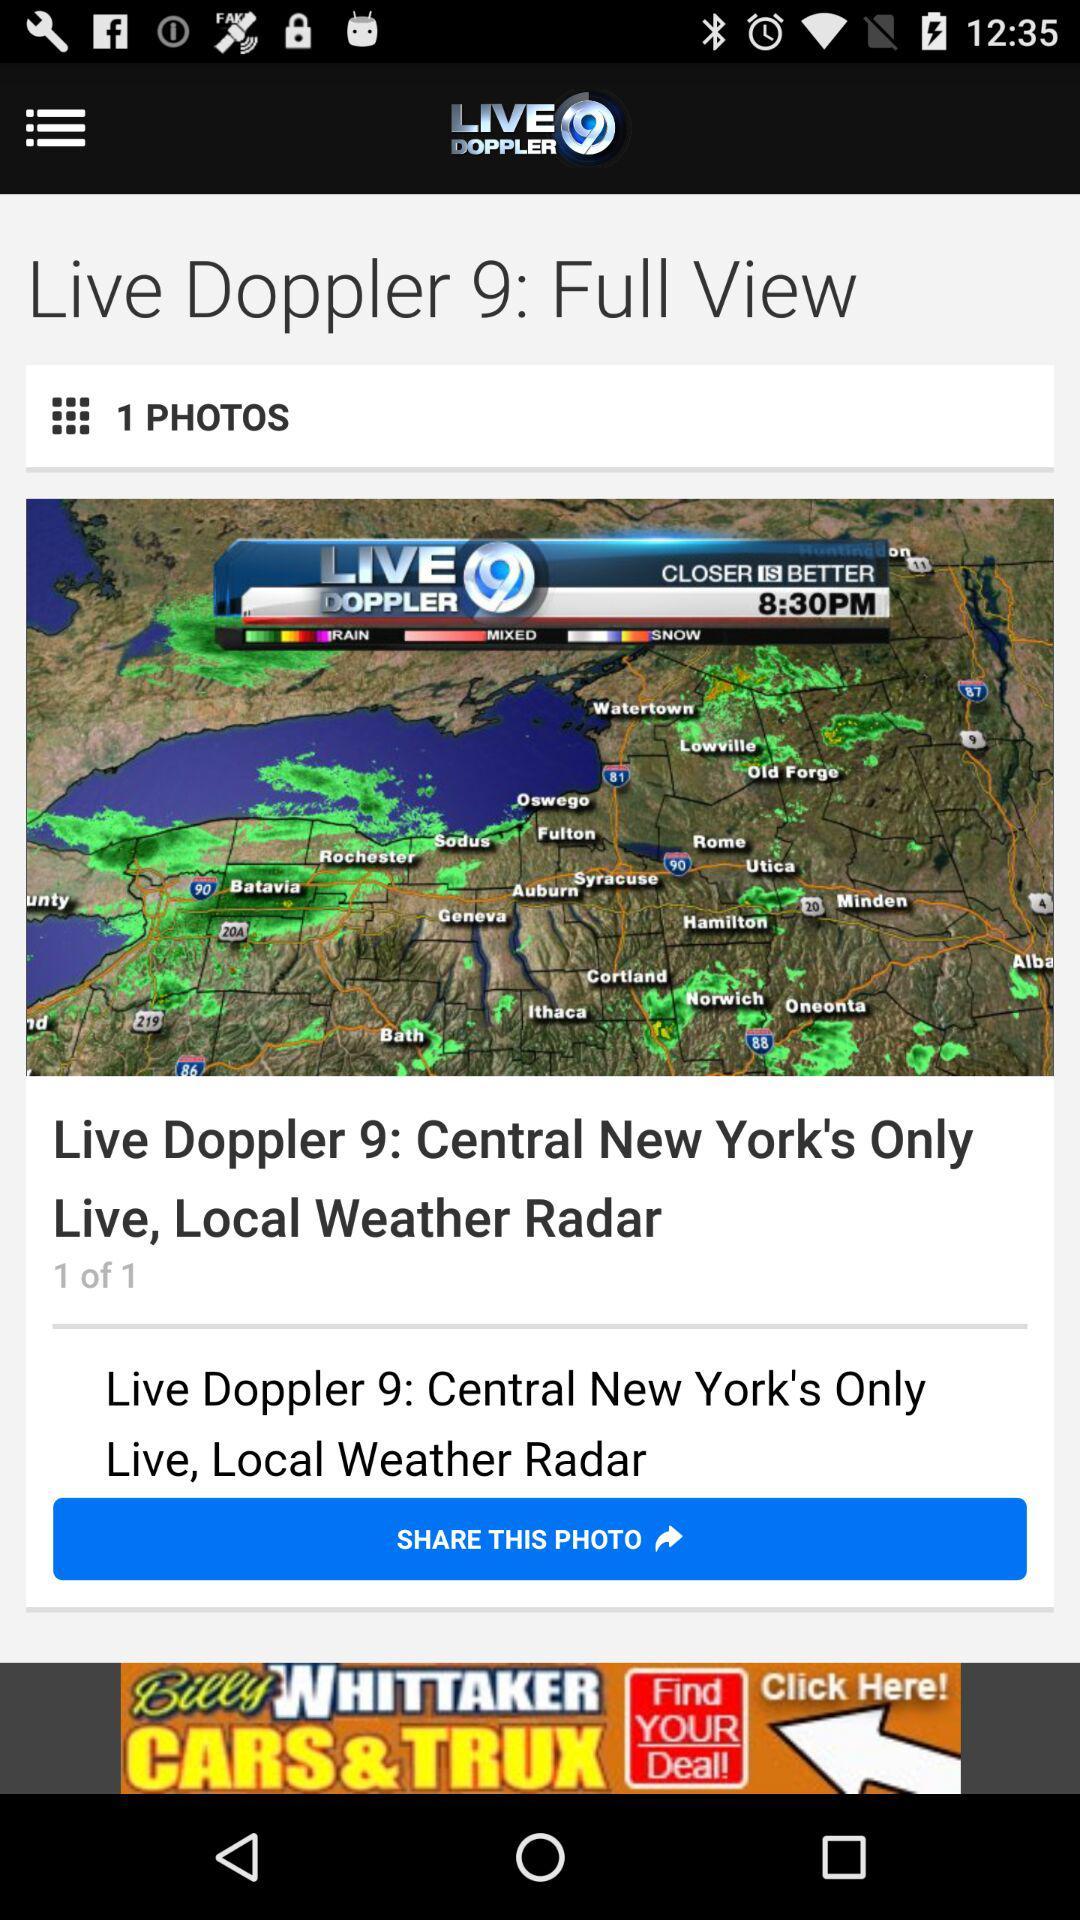 The width and height of the screenshot is (1080, 1920). I want to click on see more info in that area, so click(540, 1425).